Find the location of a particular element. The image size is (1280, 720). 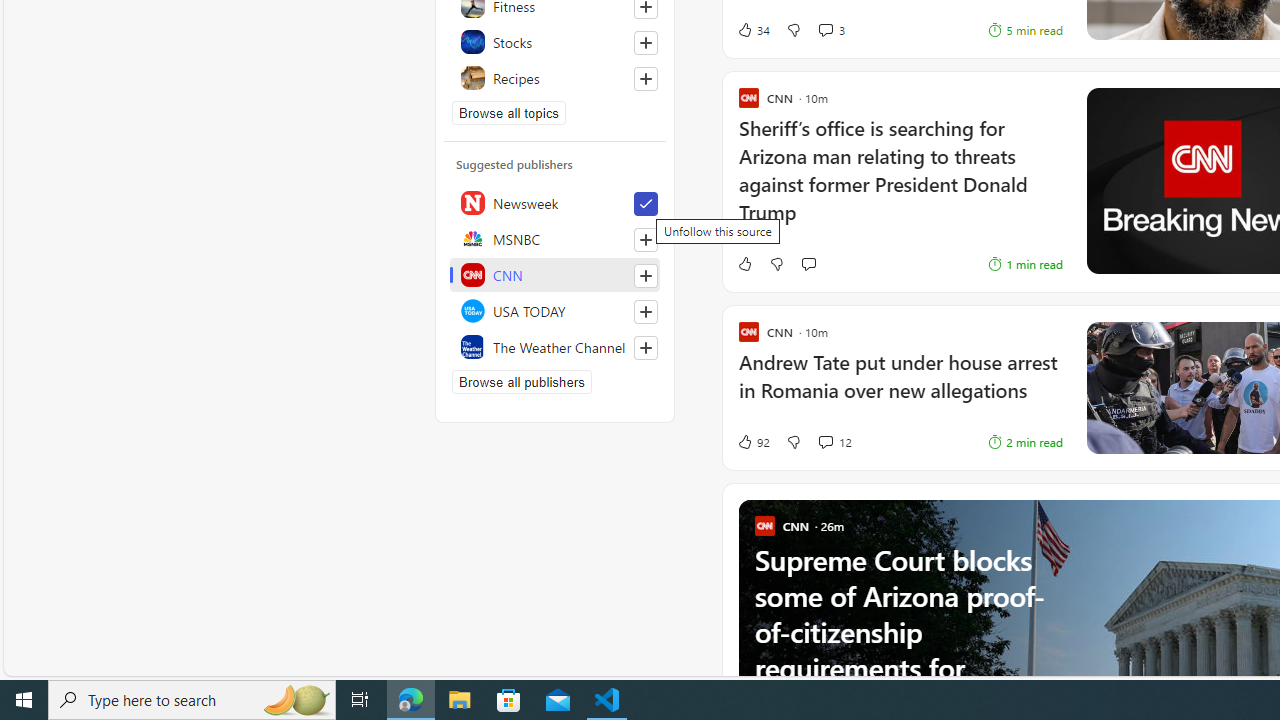

'34 Like' is located at coordinates (752, 30).